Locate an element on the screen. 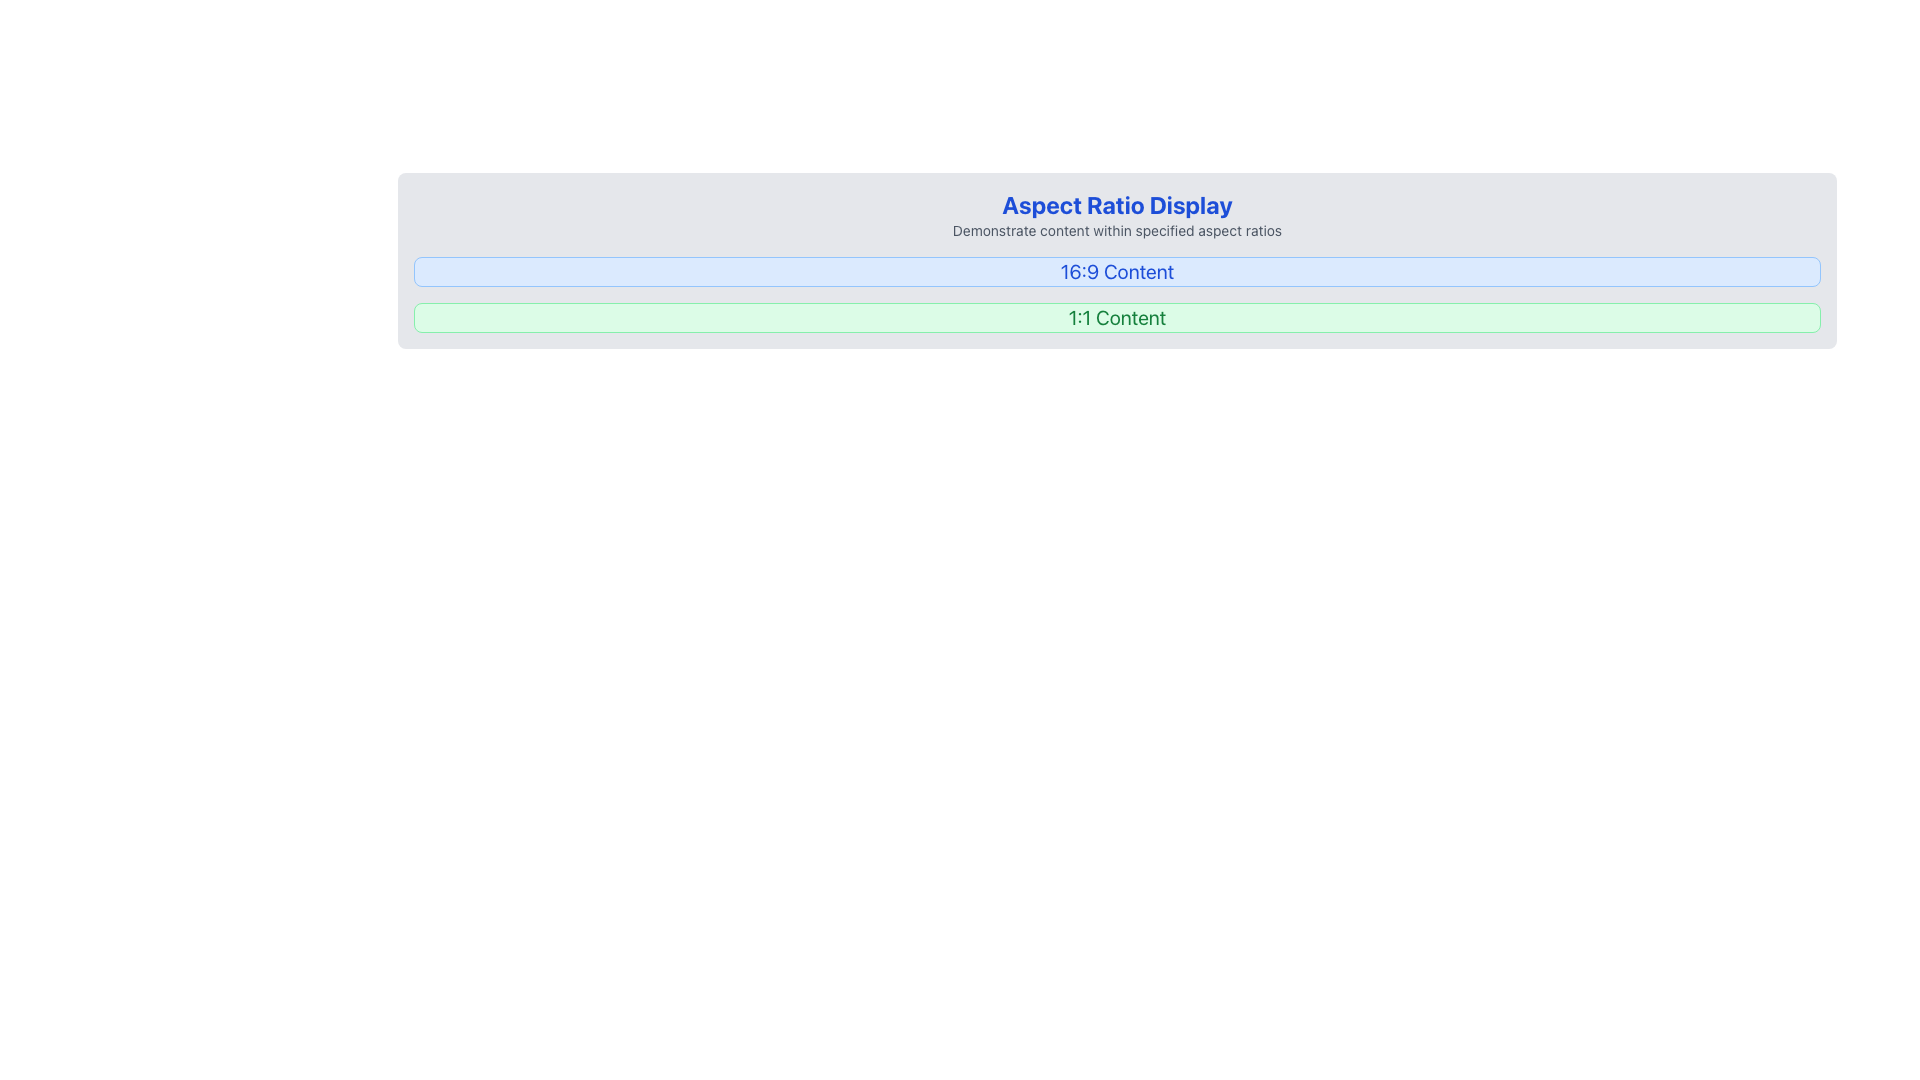  the text label reading 'Demonstrate content within specified aspect ratios', which is styled in gray and located beneath the main title 'Aspect Ratio Display' is located at coordinates (1116, 230).